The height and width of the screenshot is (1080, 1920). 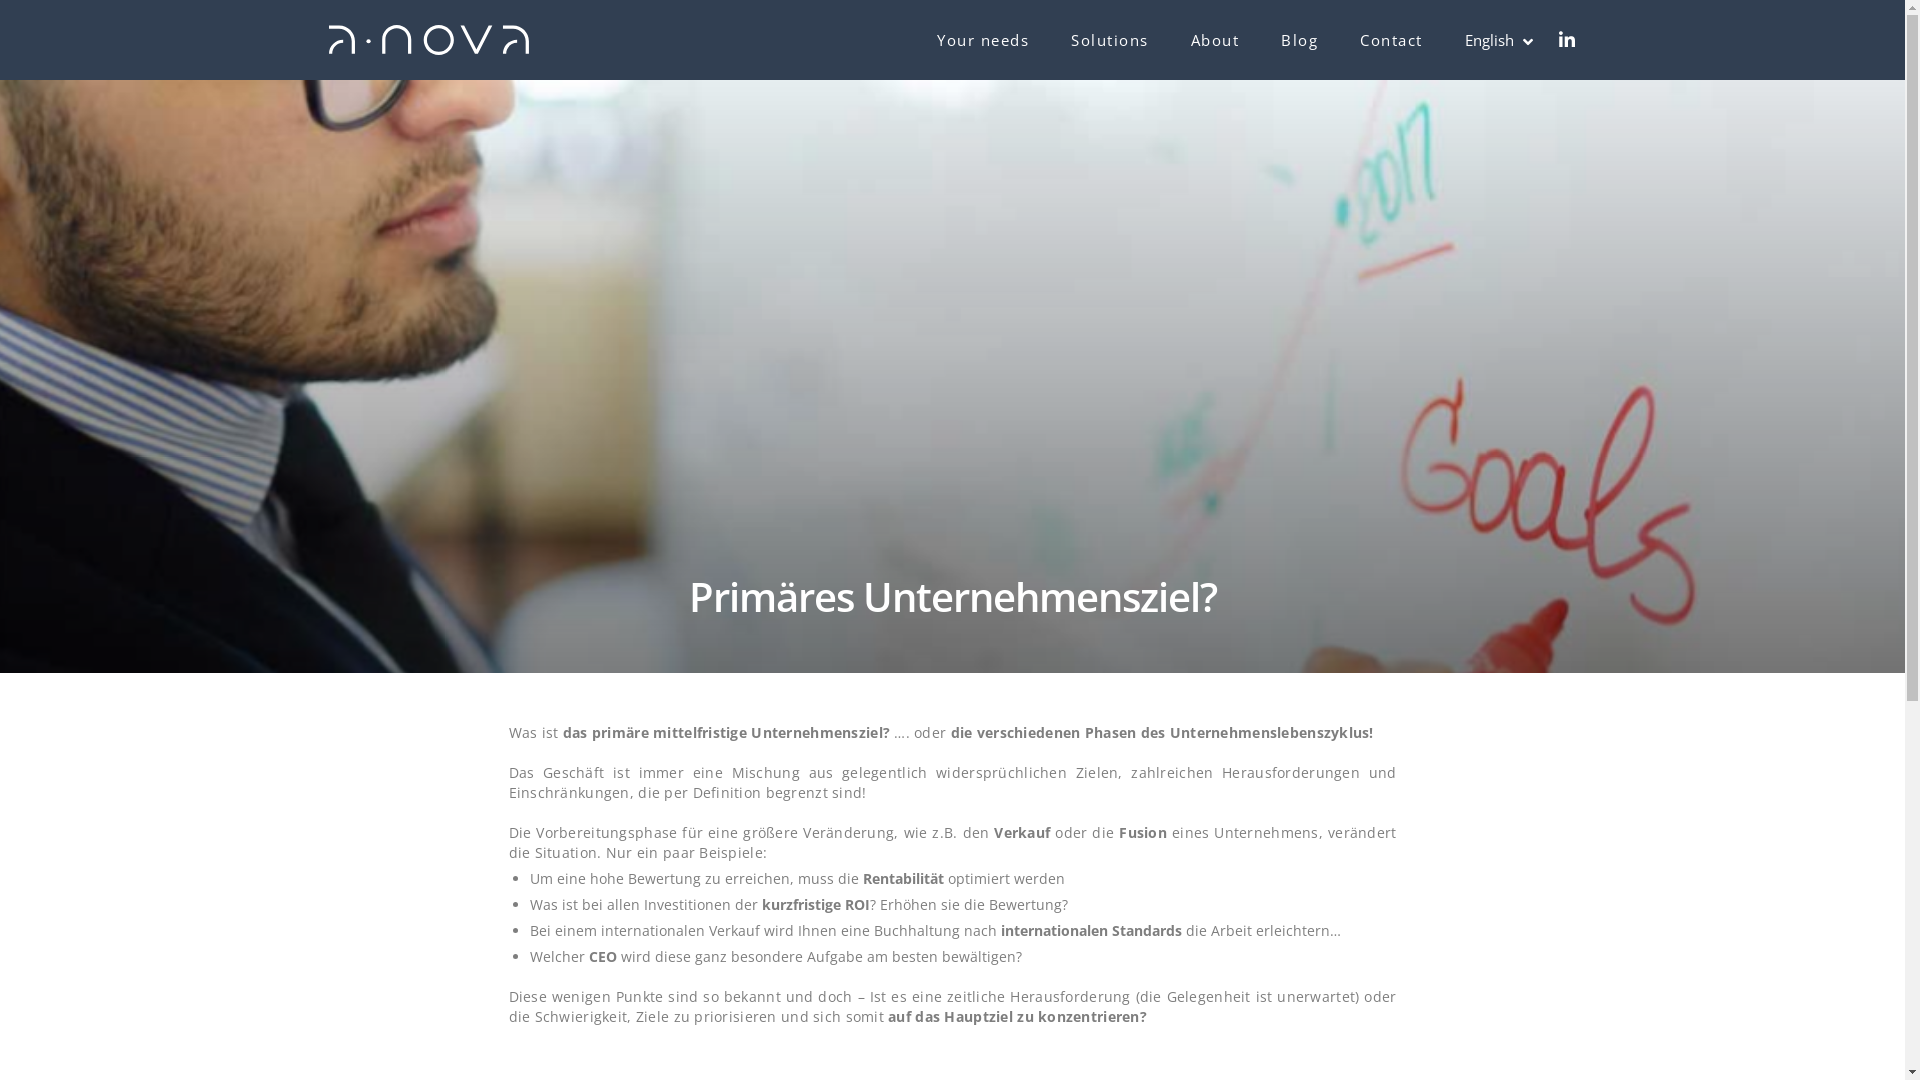 I want to click on 'Contact', so click(x=674, y=851).